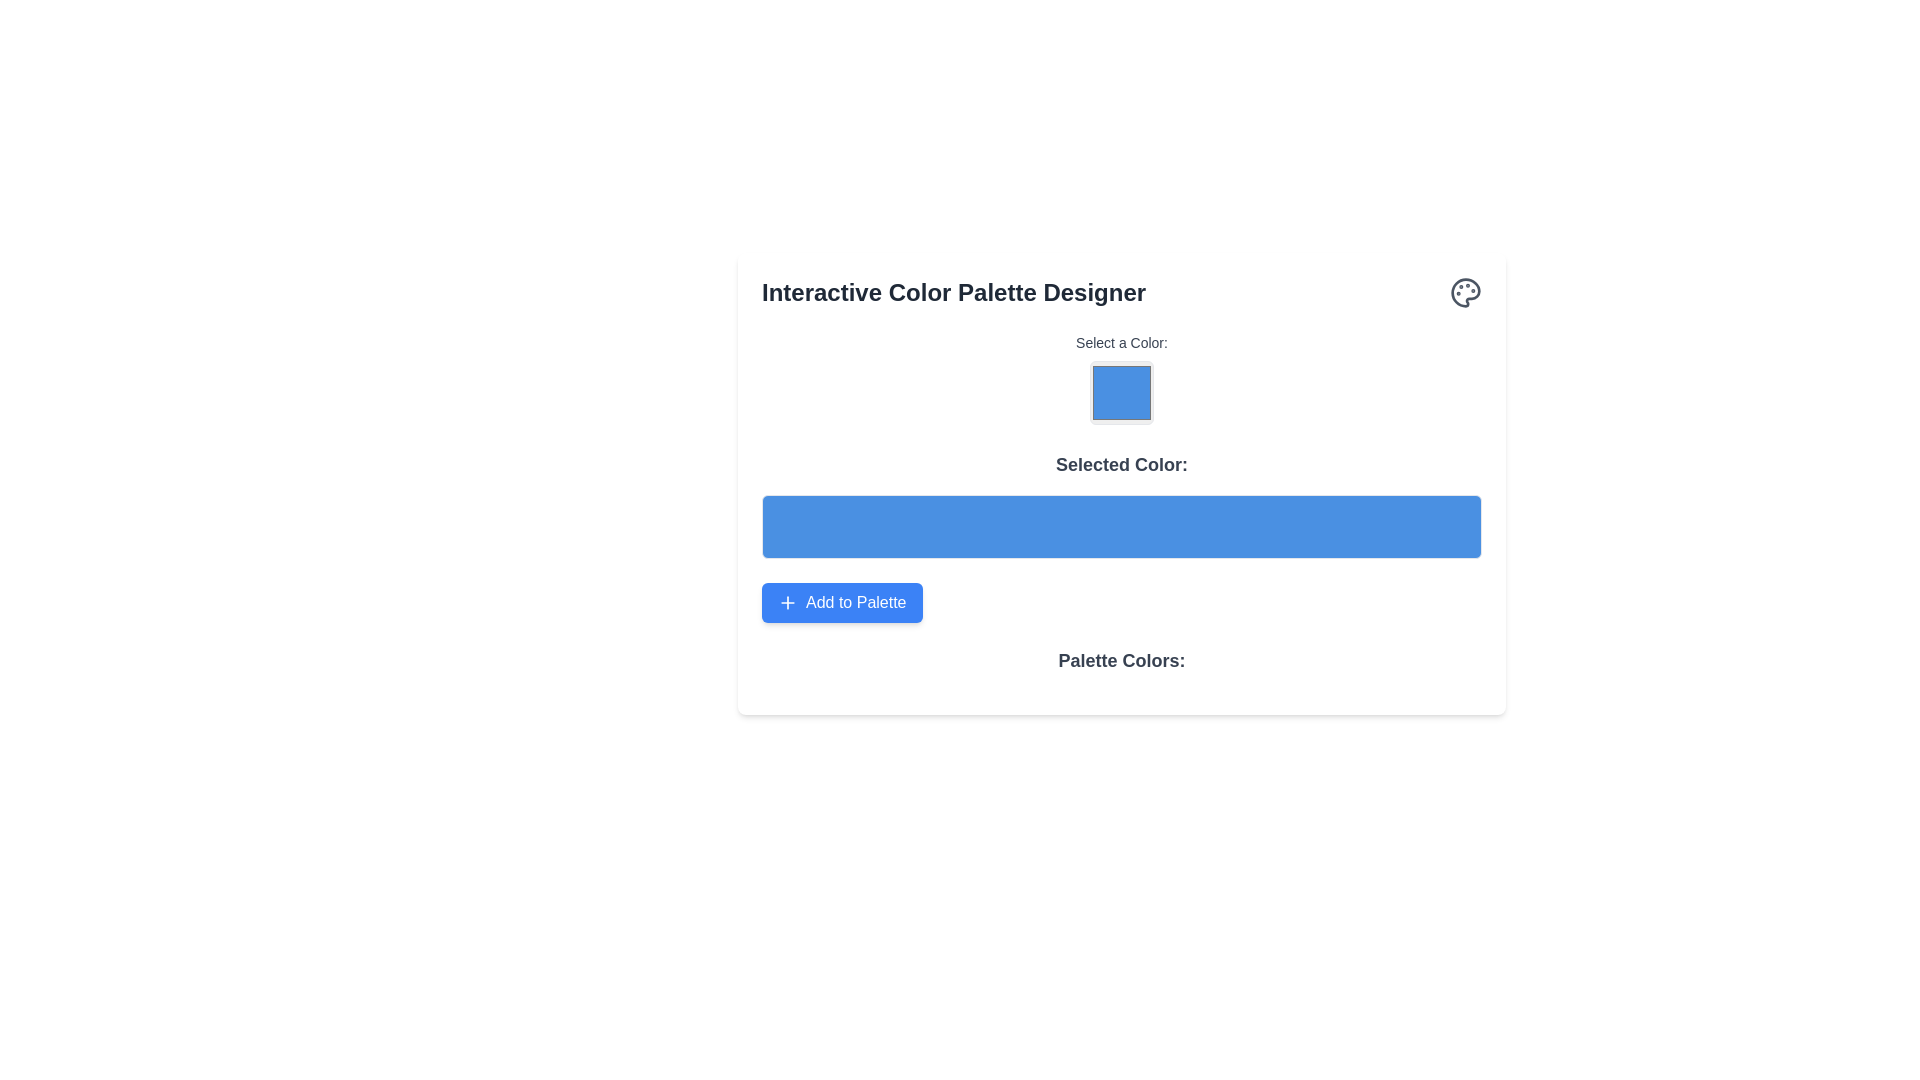 The image size is (1920, 1080). What do you see at coordinates (786, 601) in the screenshot?
I see `the plus sign icon with a blue background located inside the 'Add to Palette' button` at bounding box center [786, 601].